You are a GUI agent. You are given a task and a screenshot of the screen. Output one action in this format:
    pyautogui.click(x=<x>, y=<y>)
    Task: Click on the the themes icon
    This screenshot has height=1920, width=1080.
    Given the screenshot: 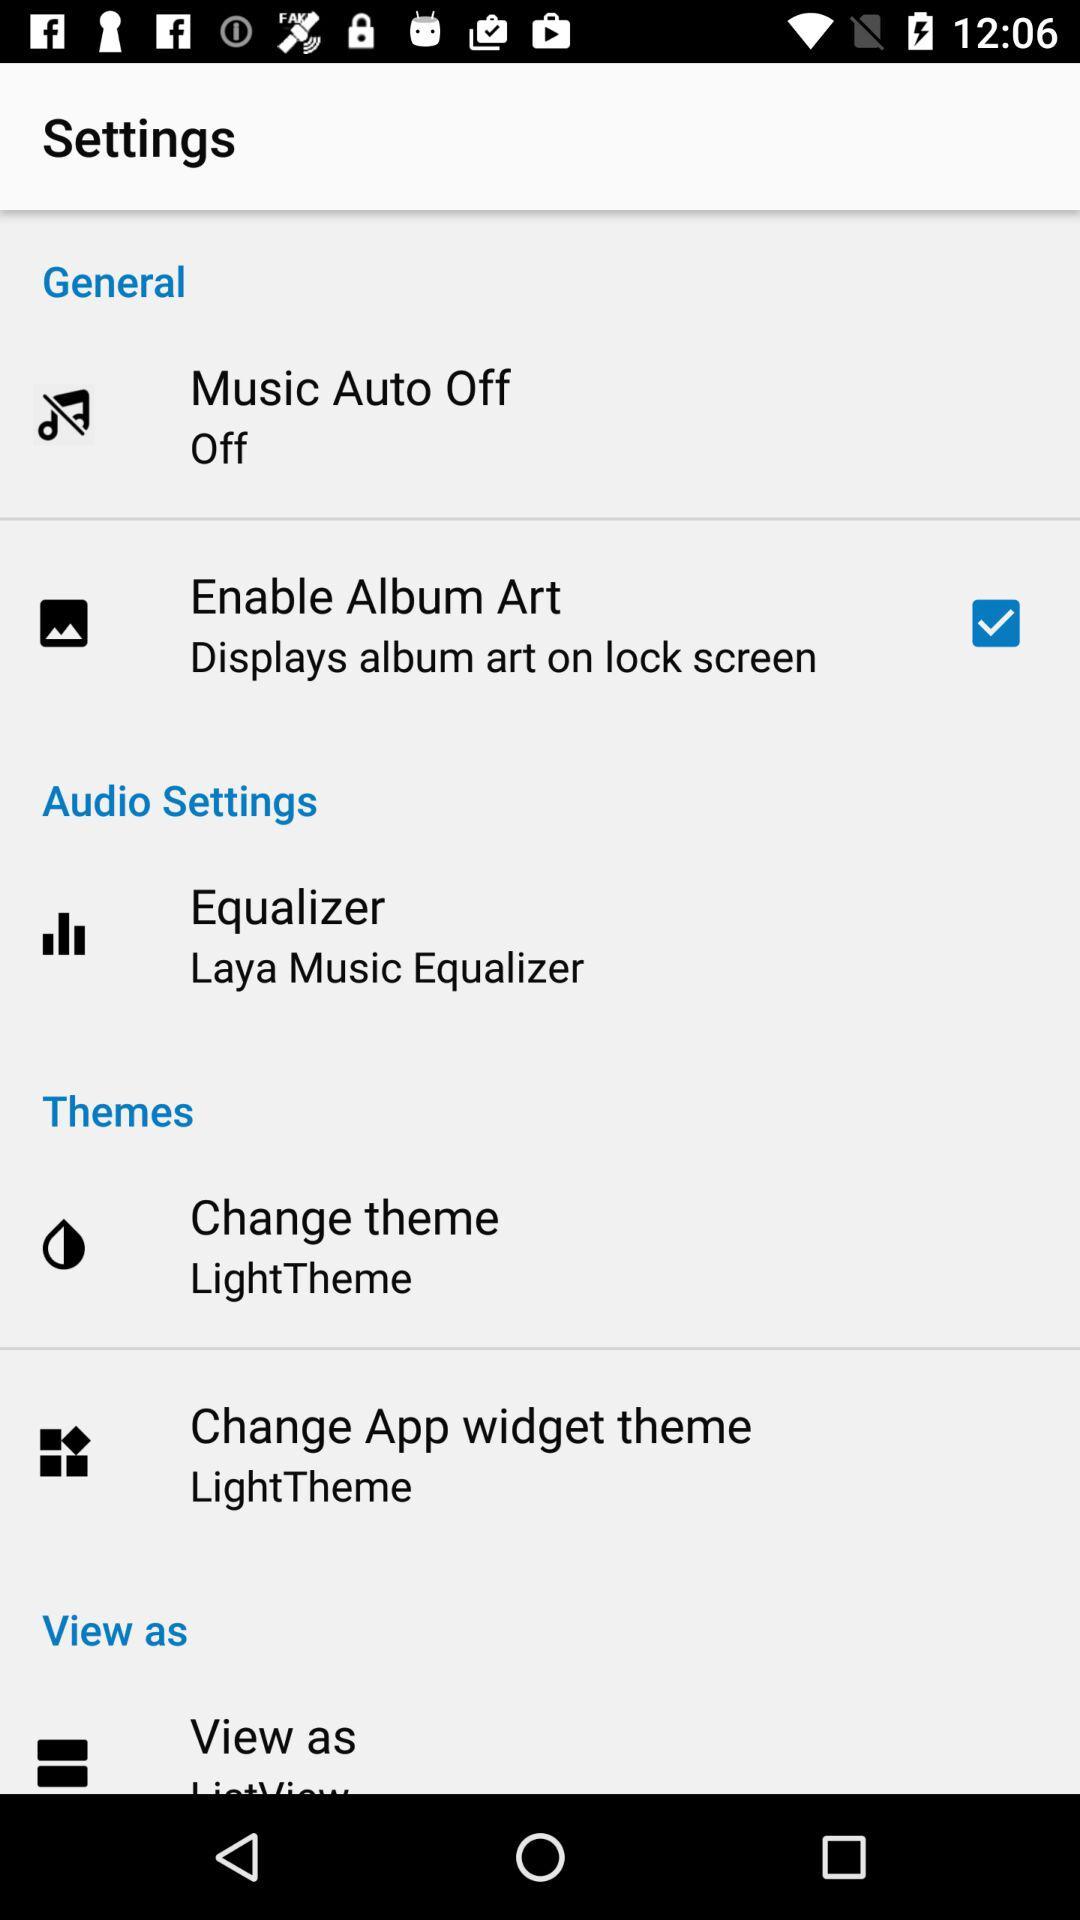 What is the action you would take?
    pyautogui.click(x=540, y=1088)
    